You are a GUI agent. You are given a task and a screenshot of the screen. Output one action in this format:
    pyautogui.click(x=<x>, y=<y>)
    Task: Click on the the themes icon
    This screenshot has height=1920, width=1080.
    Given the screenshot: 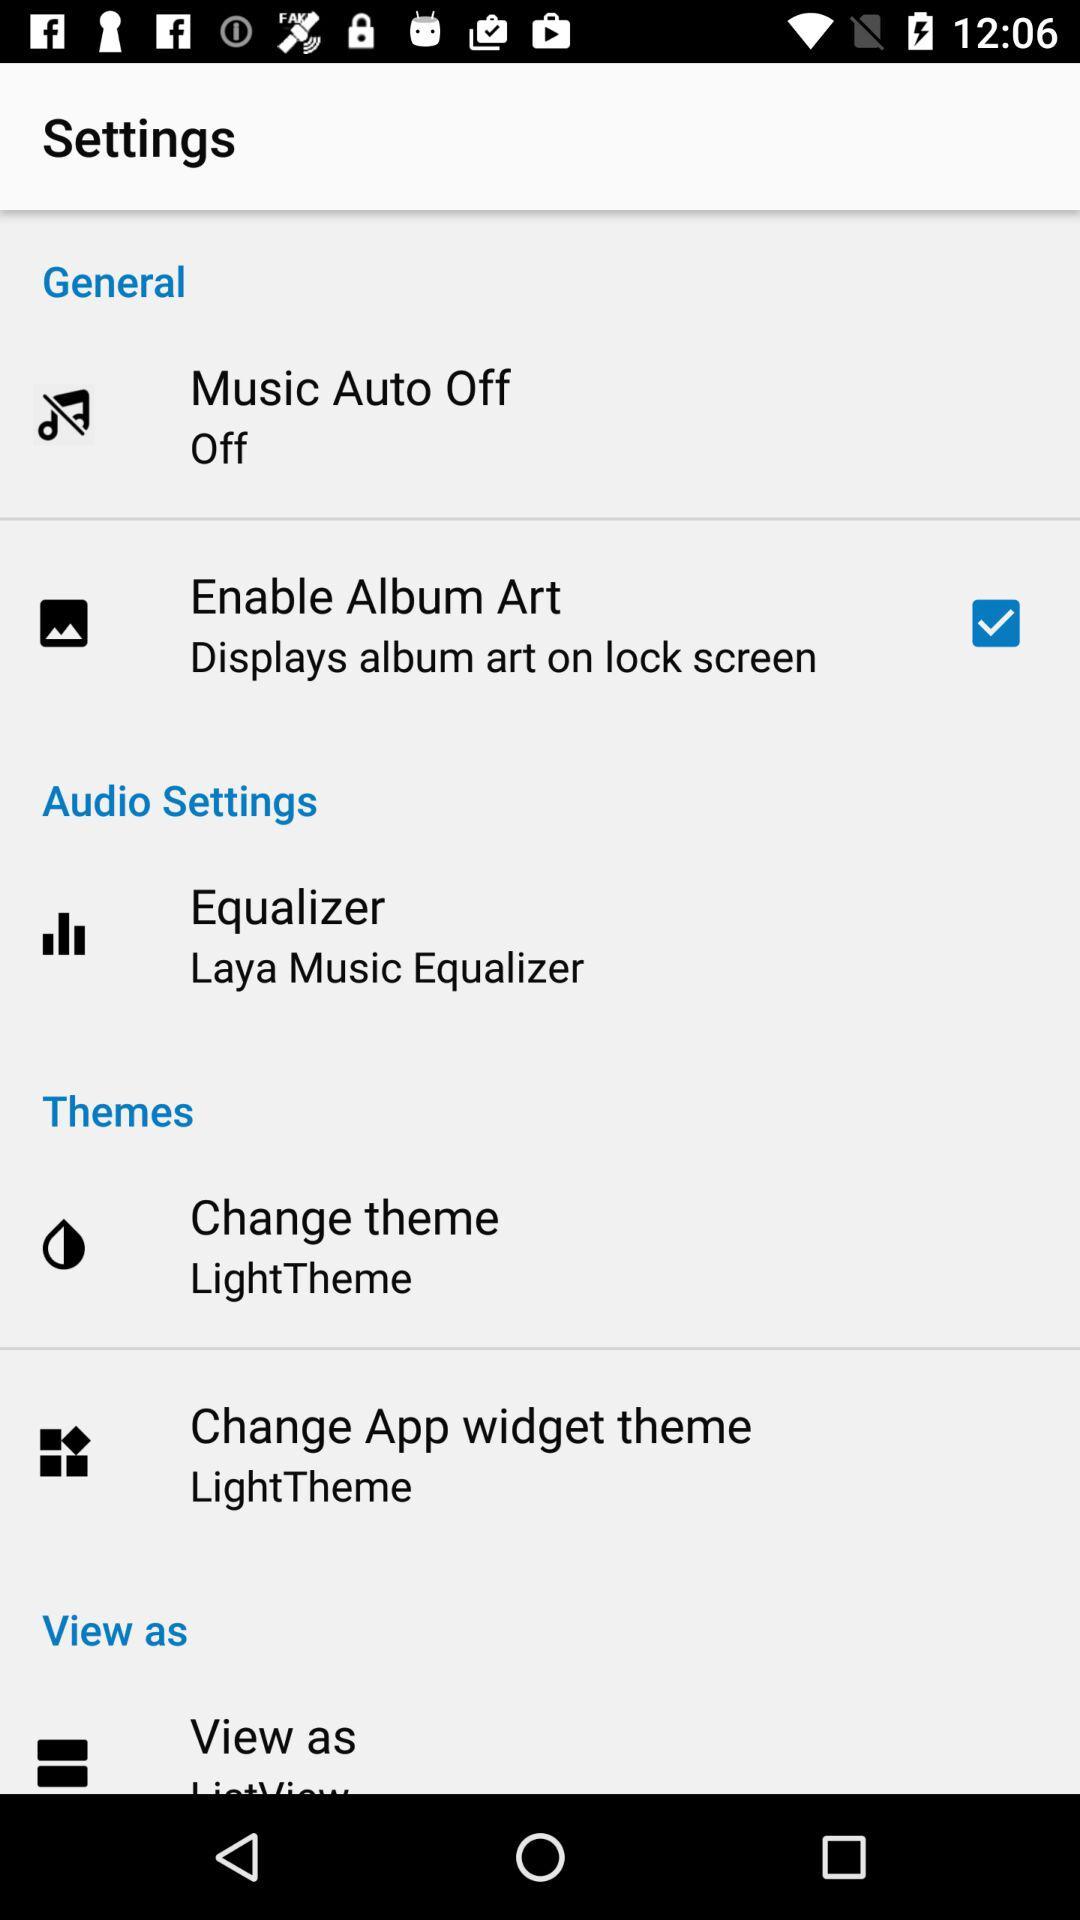 What is the action you would take?
    pyautogui.click(x=540, y=1088)
    